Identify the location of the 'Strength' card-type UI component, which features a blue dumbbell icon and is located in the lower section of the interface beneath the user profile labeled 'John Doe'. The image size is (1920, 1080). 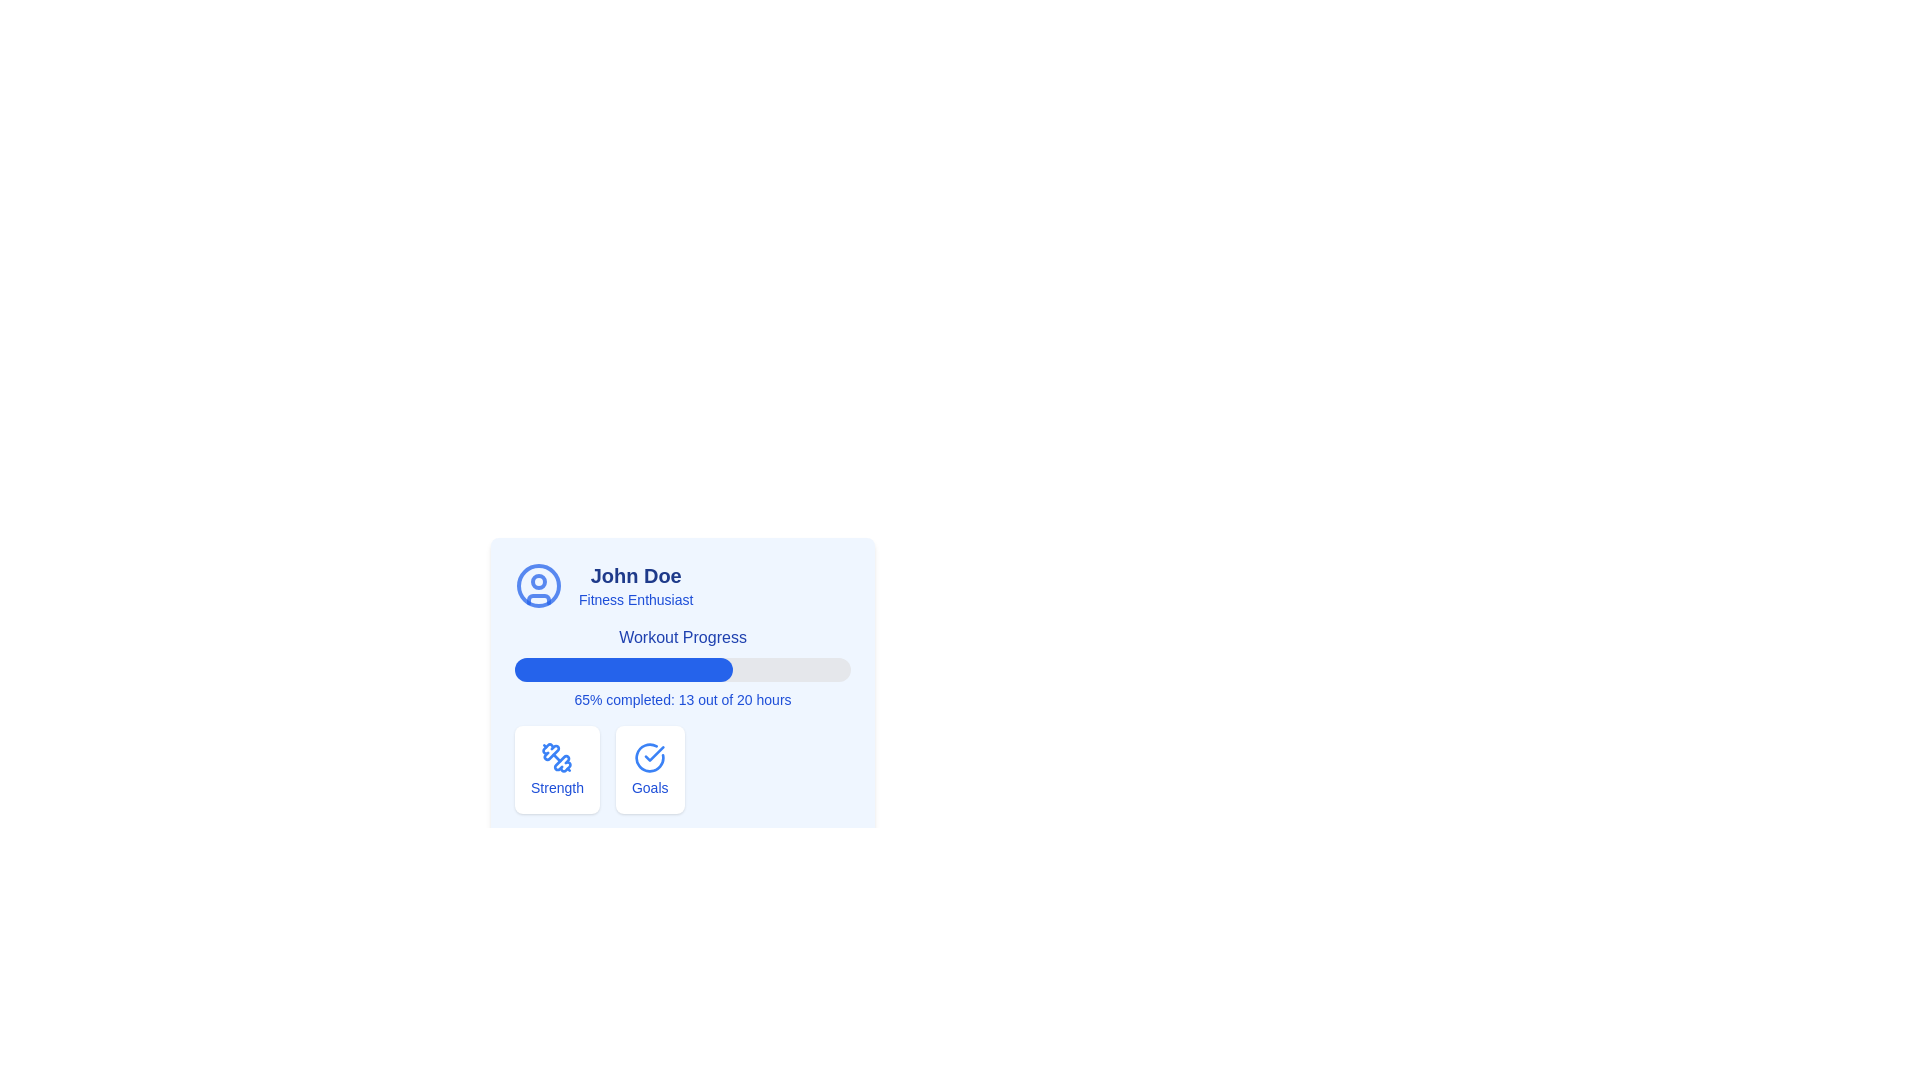
(557, 769).